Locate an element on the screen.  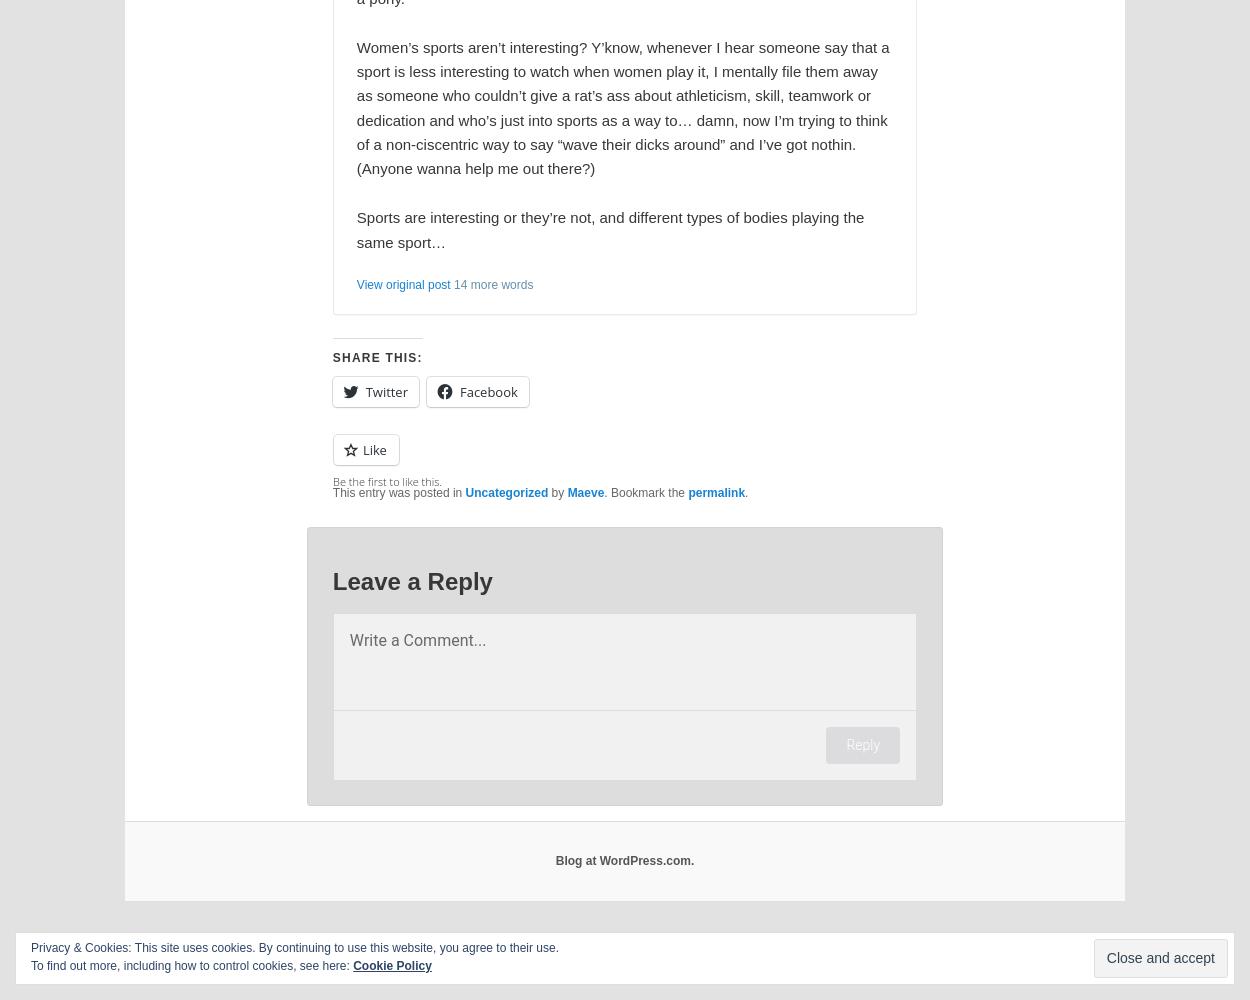
'Women’s sports aren’t interesting? Y’know, whenever I hear someone say that a sport is less interesting to watch when women play it, I mentally file them away as someone who couldn’t give a rat’s ass about athleticism, skill, teamwork or dedication and who’s just into sports as a way to… damn, now I’m trying to think of a non-ciscentric way to say “wave their dicks around” and I’ve got nothin. (Anyone wanna help me out there?)' is located at coordinates (621, 106).